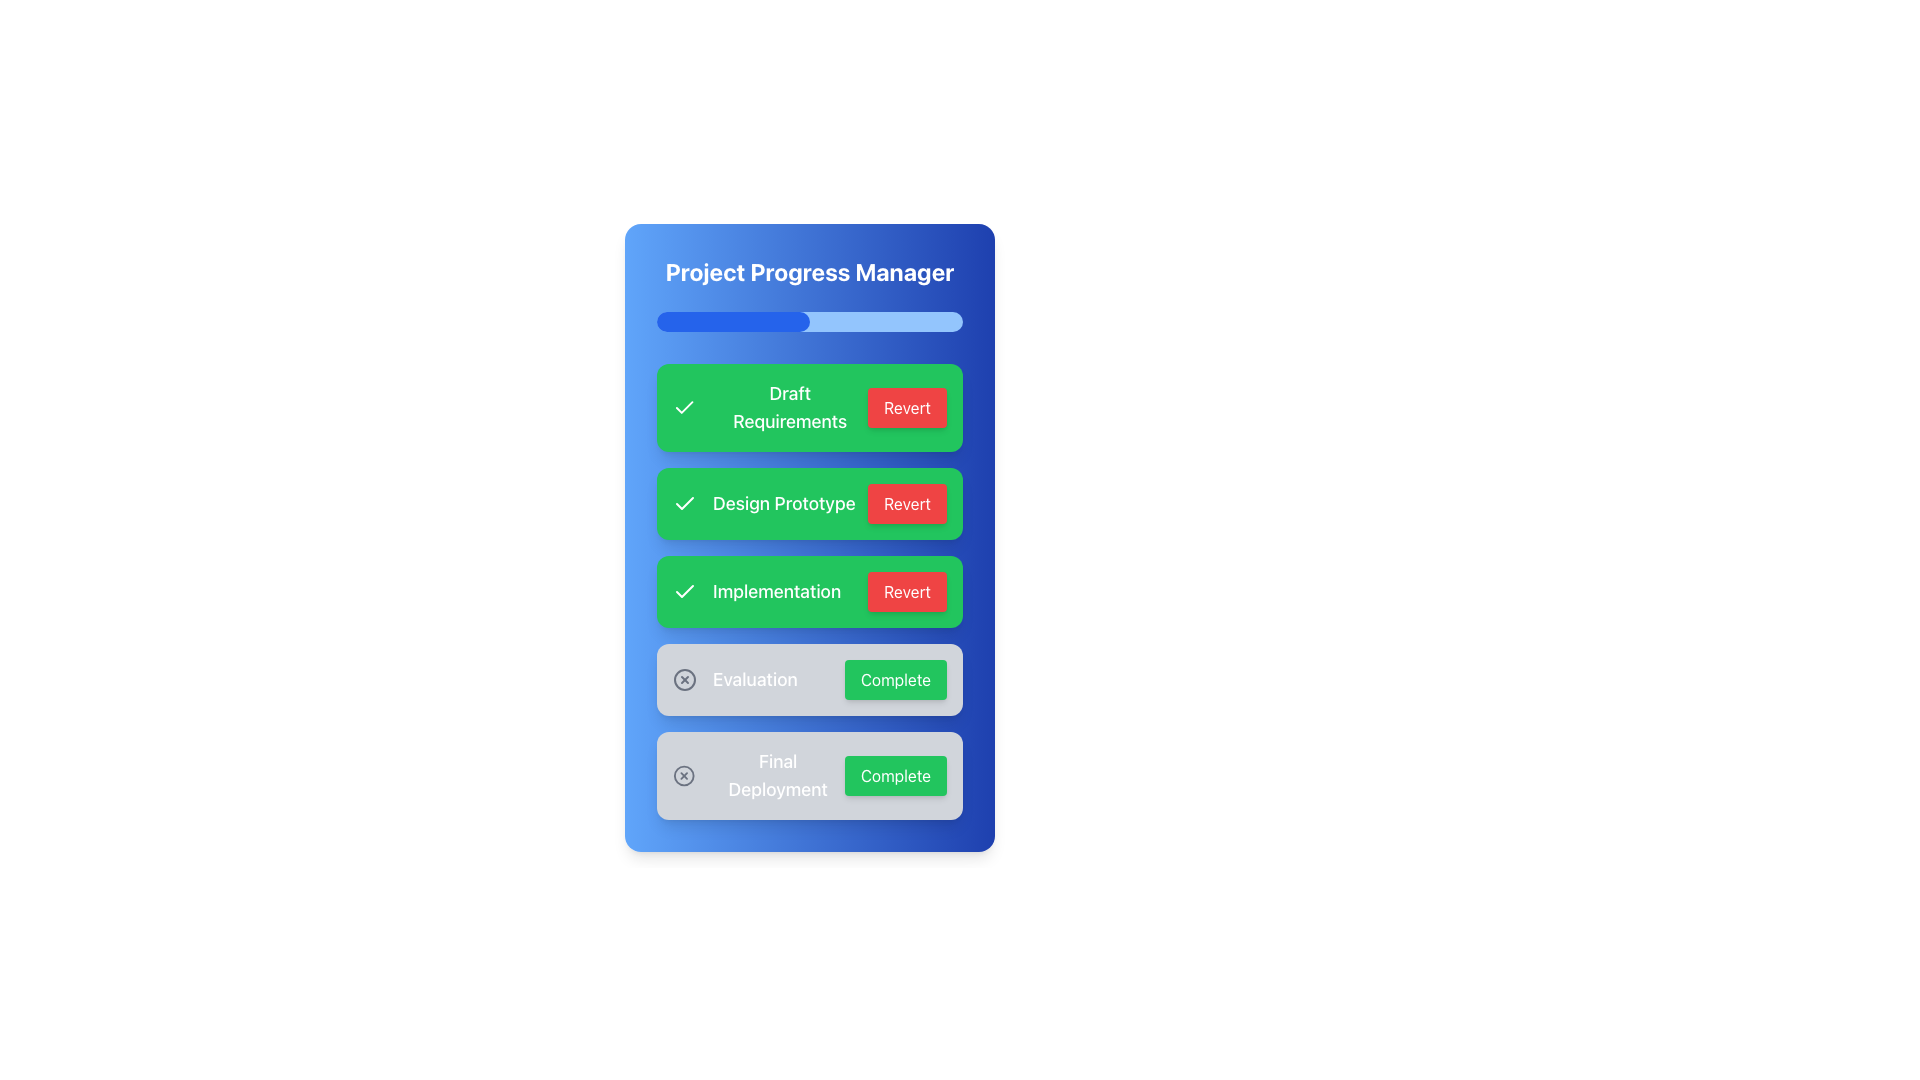 The height and width of the screenshot is (1080, 1920). What do you see at coordinates (685, 678) in the screenshot?
I see `the small circular Graphical Icon with a border styled as an 'x' symbol, located to the left of the 'Evaluation' text in the 'Evaluation' task item` at bounding box center [685, 678].